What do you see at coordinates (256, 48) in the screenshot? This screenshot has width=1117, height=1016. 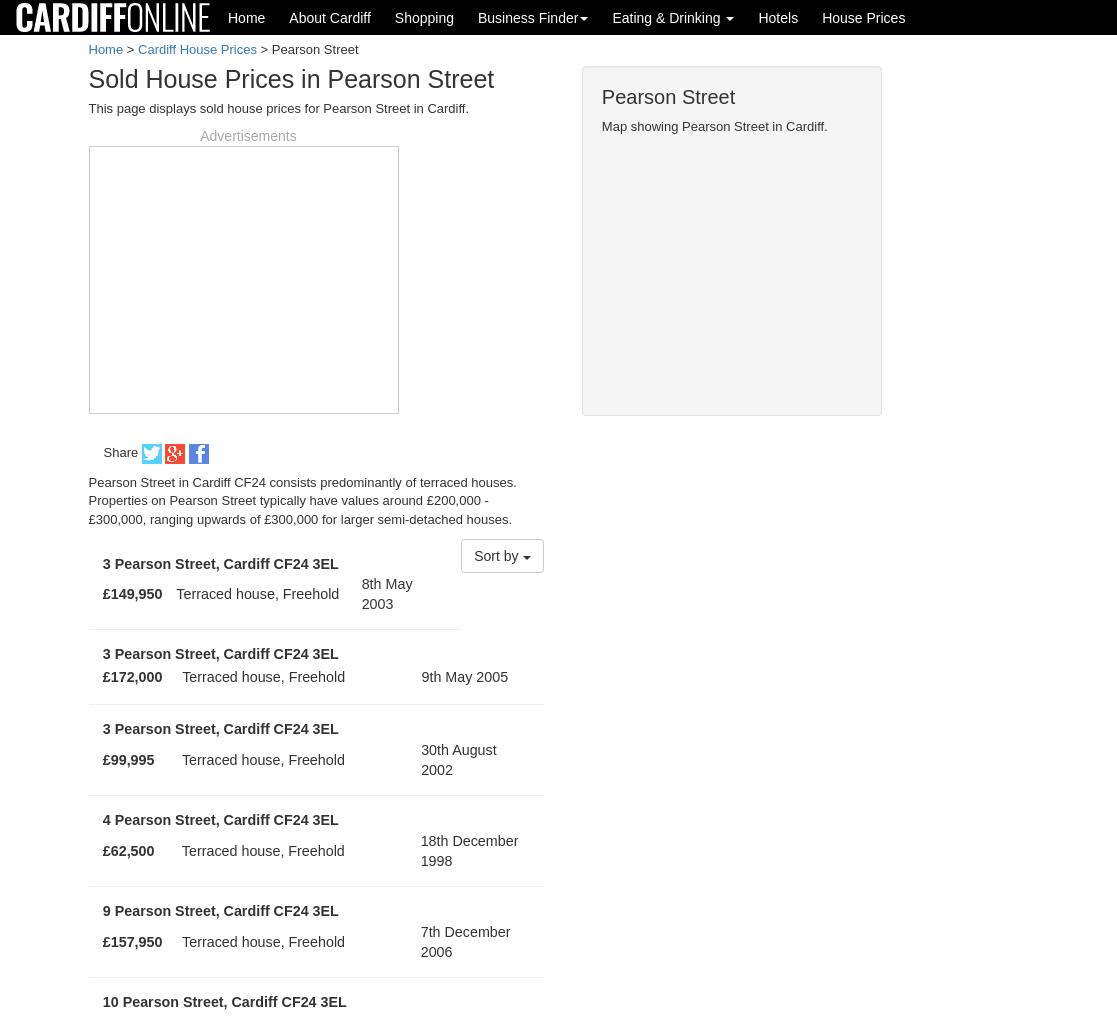 I see `'> Pearson Street'` at bounding box center [256, 48].